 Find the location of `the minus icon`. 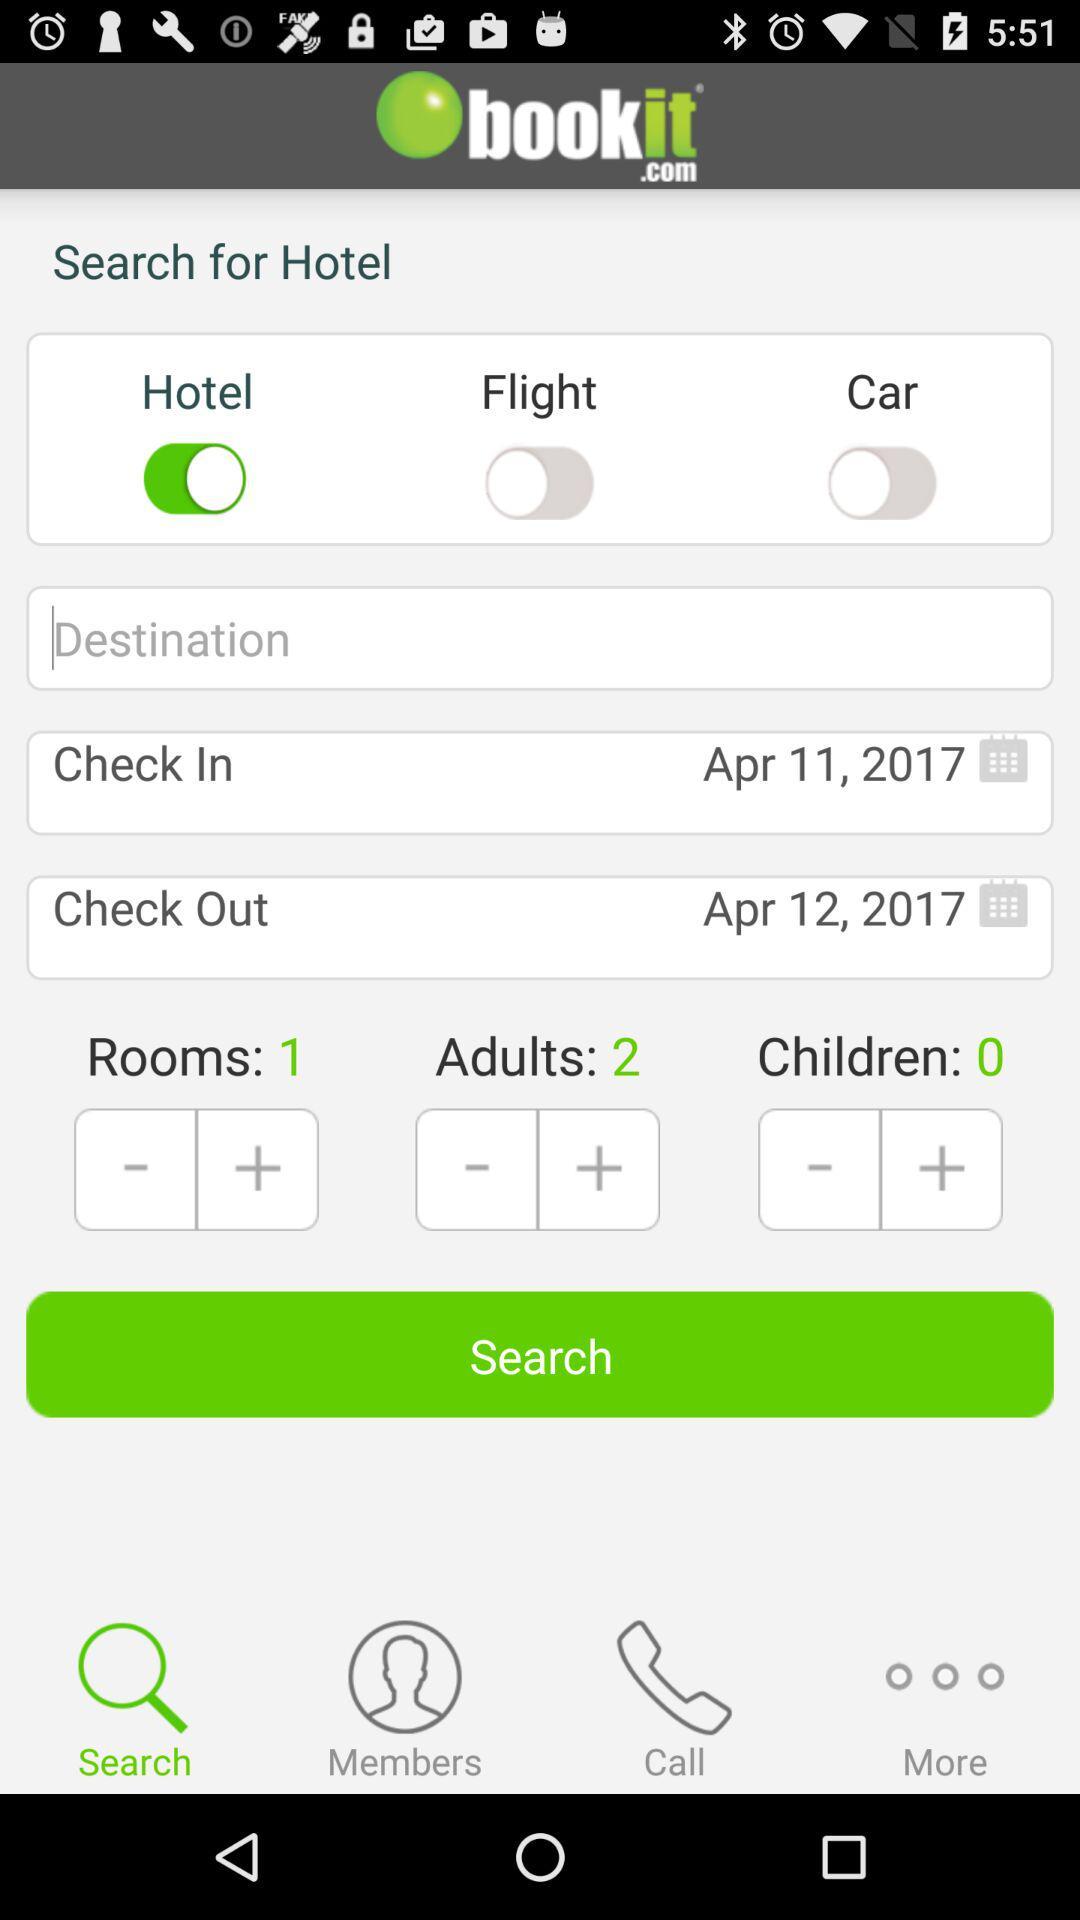

the minus icon is located at coordinates (135, 1250).